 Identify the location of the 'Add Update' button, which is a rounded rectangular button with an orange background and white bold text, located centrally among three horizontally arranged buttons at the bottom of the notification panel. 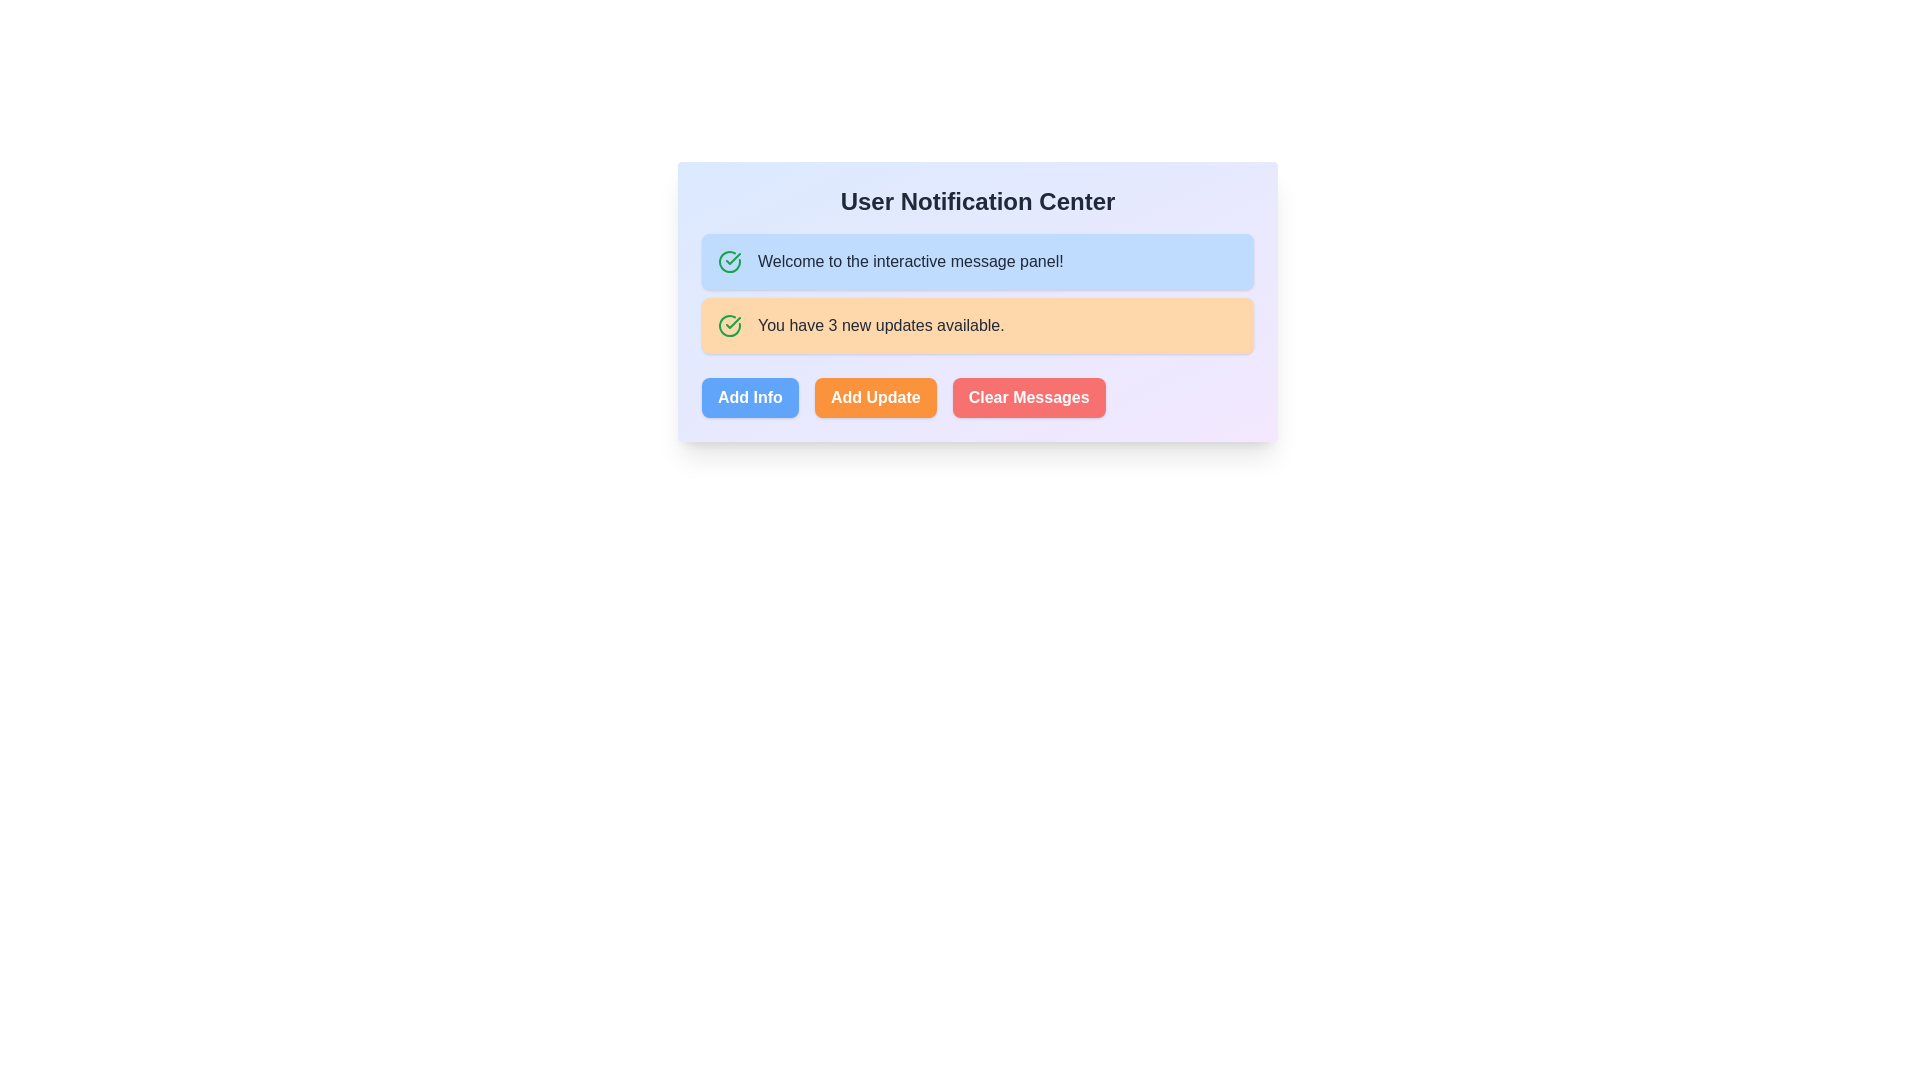
(875, 397).